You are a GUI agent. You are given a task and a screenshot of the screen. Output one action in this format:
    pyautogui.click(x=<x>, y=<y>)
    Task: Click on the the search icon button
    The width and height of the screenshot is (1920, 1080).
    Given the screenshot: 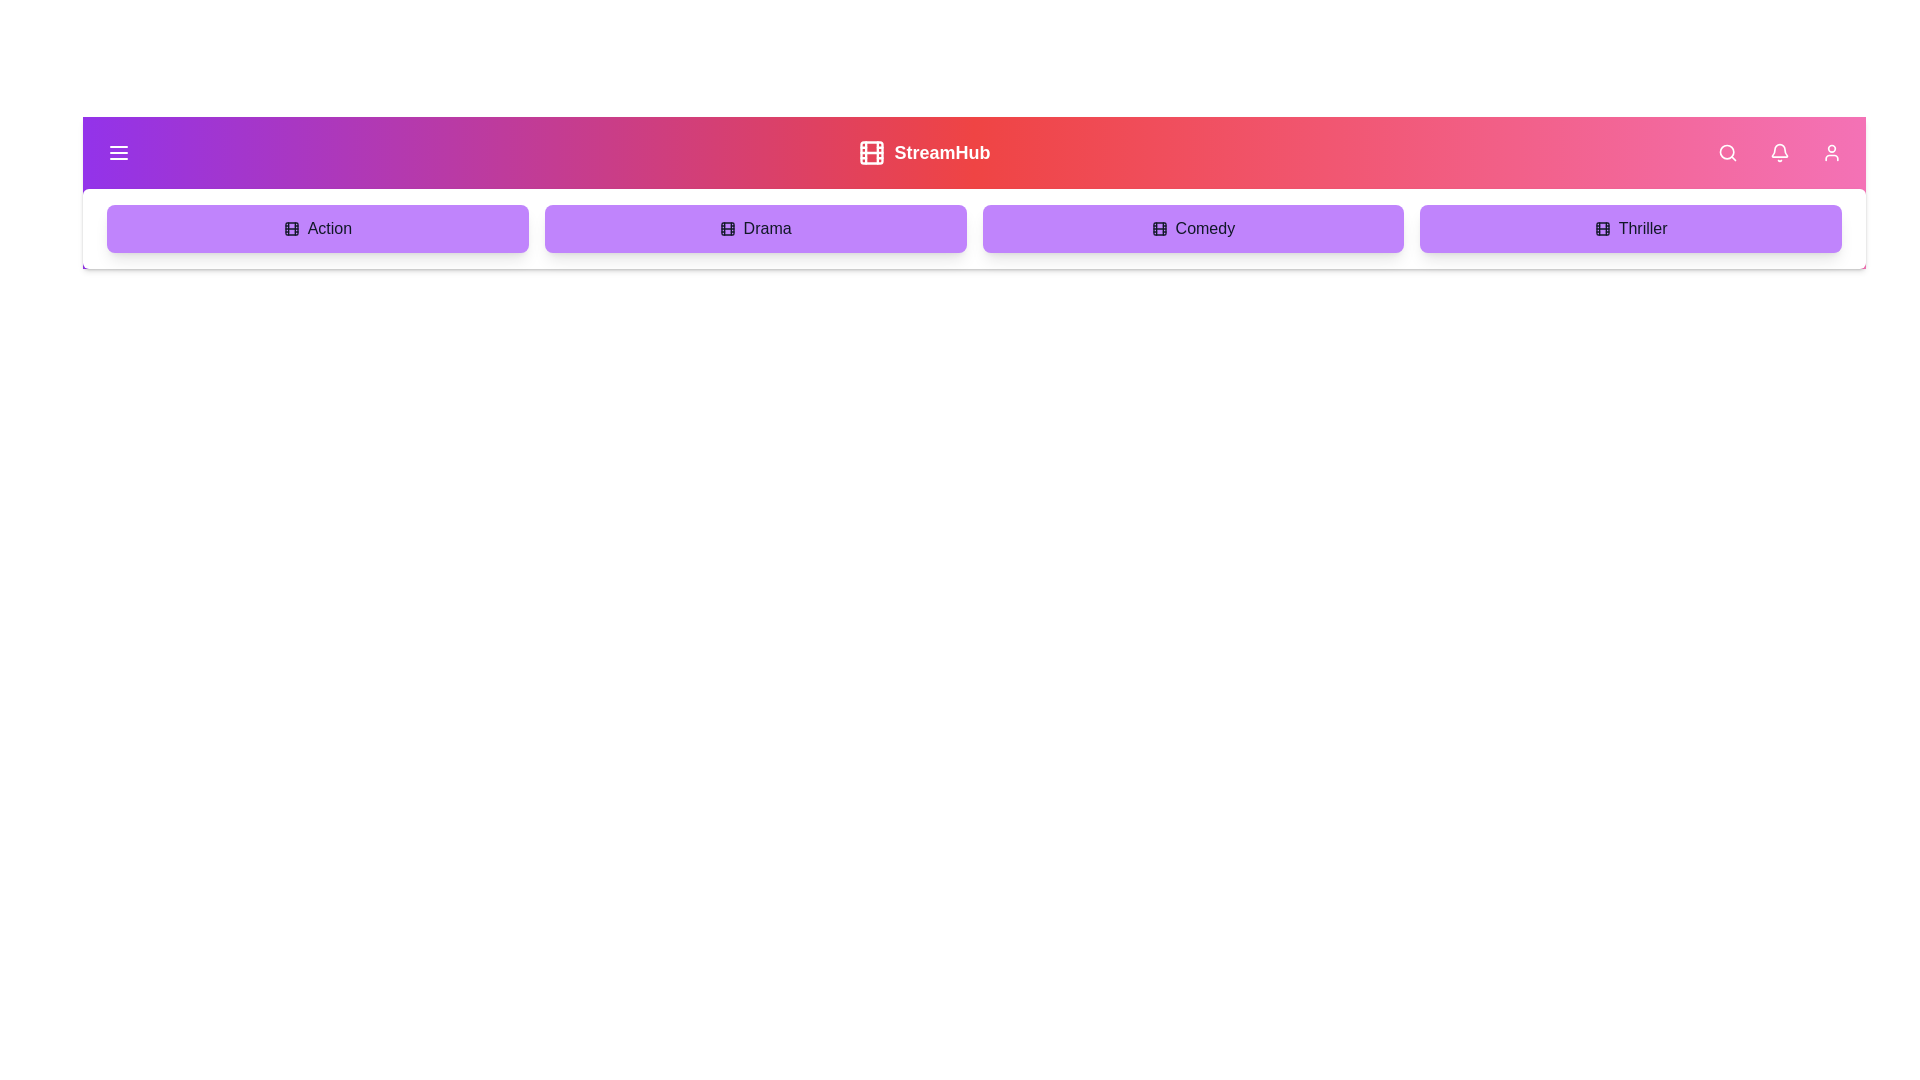 What is the action you would take?
    pyautogui.click(x=1727, y=152)
    